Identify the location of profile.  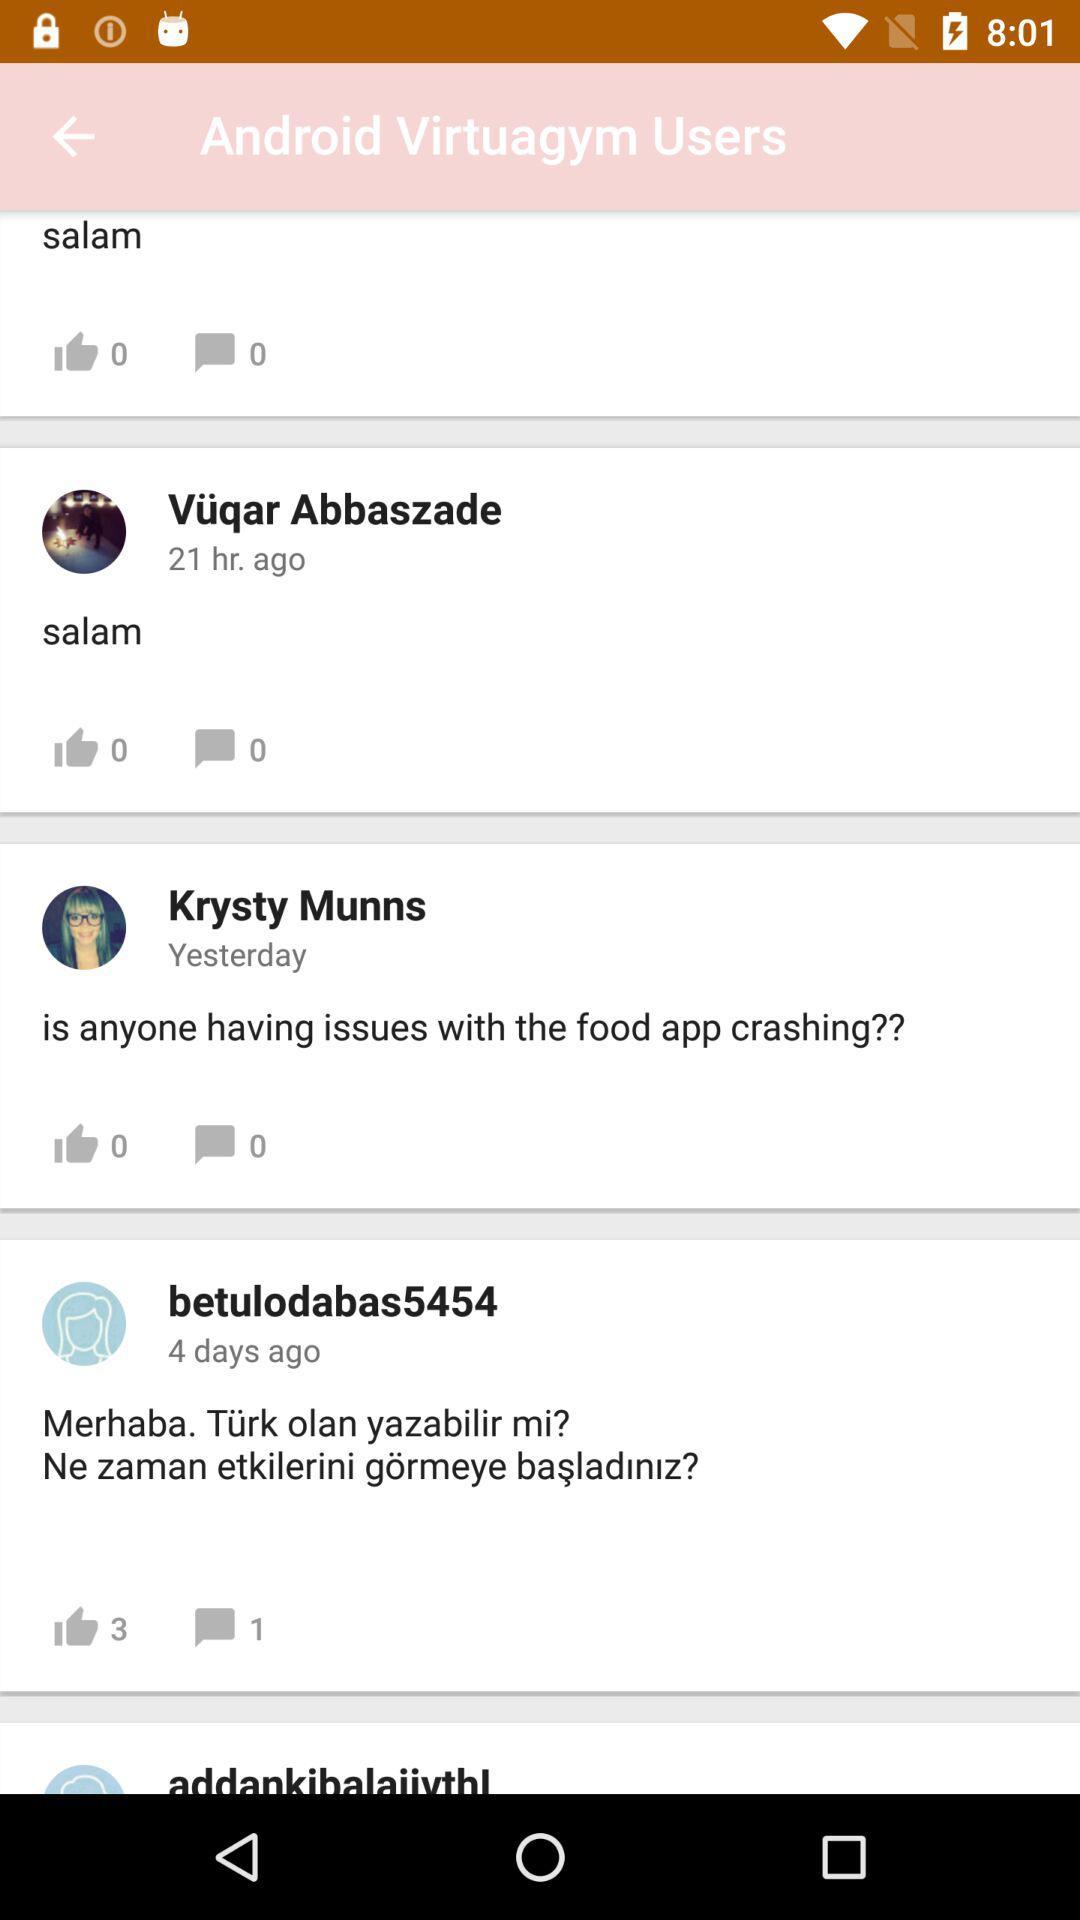
(83, 531).